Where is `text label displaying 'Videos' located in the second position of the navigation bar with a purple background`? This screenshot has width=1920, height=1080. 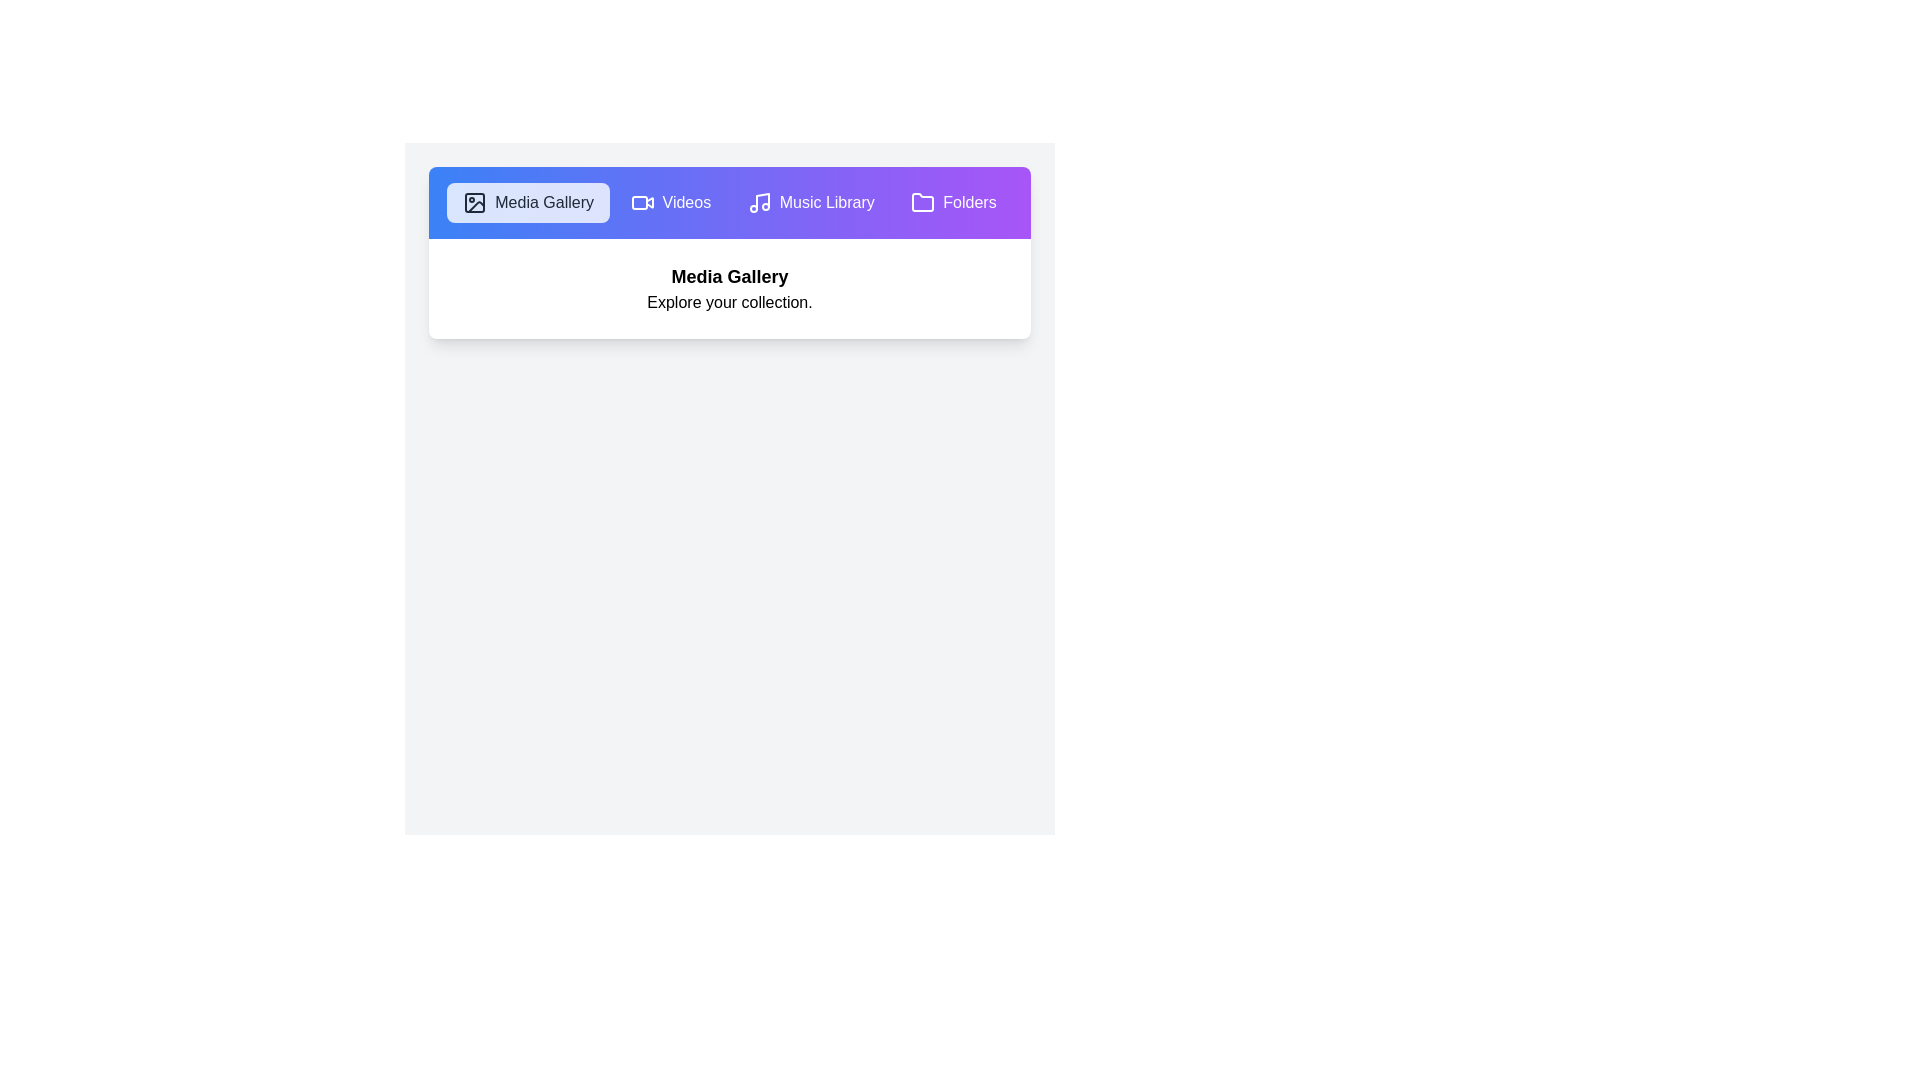
text label displaying 'Videos' located in the second position of the navigation bar with a purple background is located at coordinates (686, 203).